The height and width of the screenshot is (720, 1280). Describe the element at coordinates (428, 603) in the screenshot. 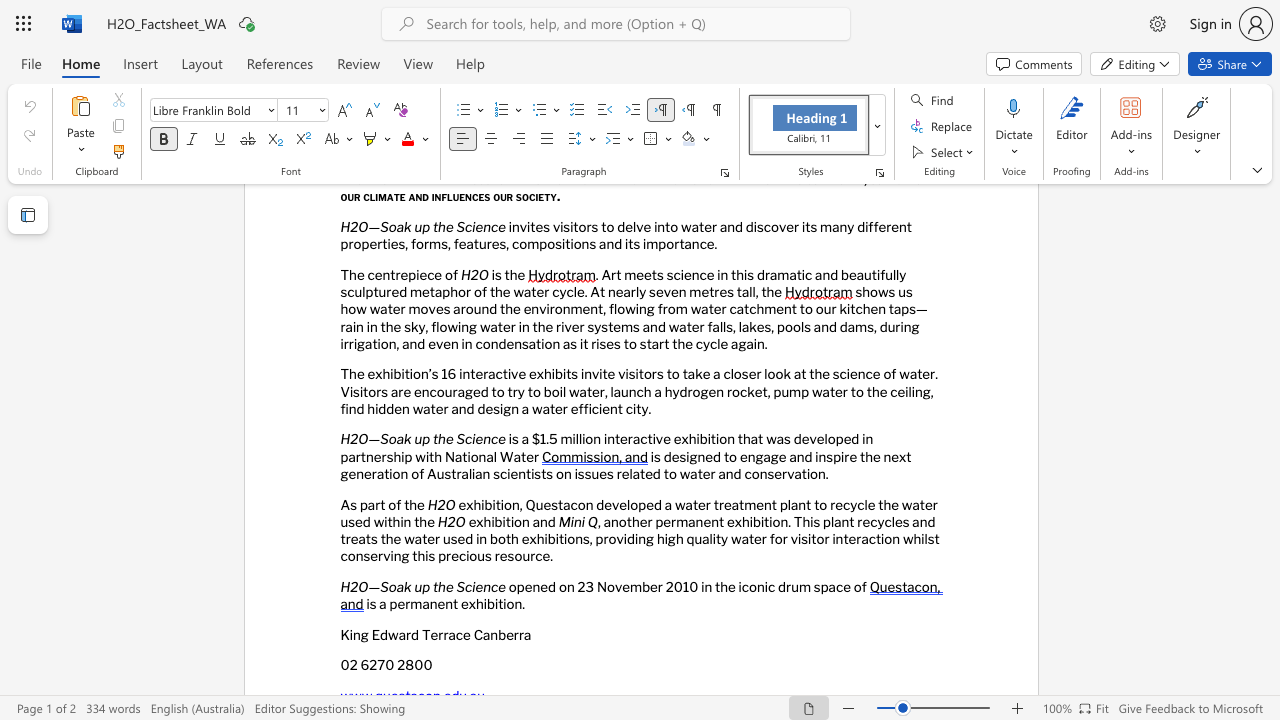

I see `the subset text "nent exhi" within the text "is a permanent exhibition."` at that location.